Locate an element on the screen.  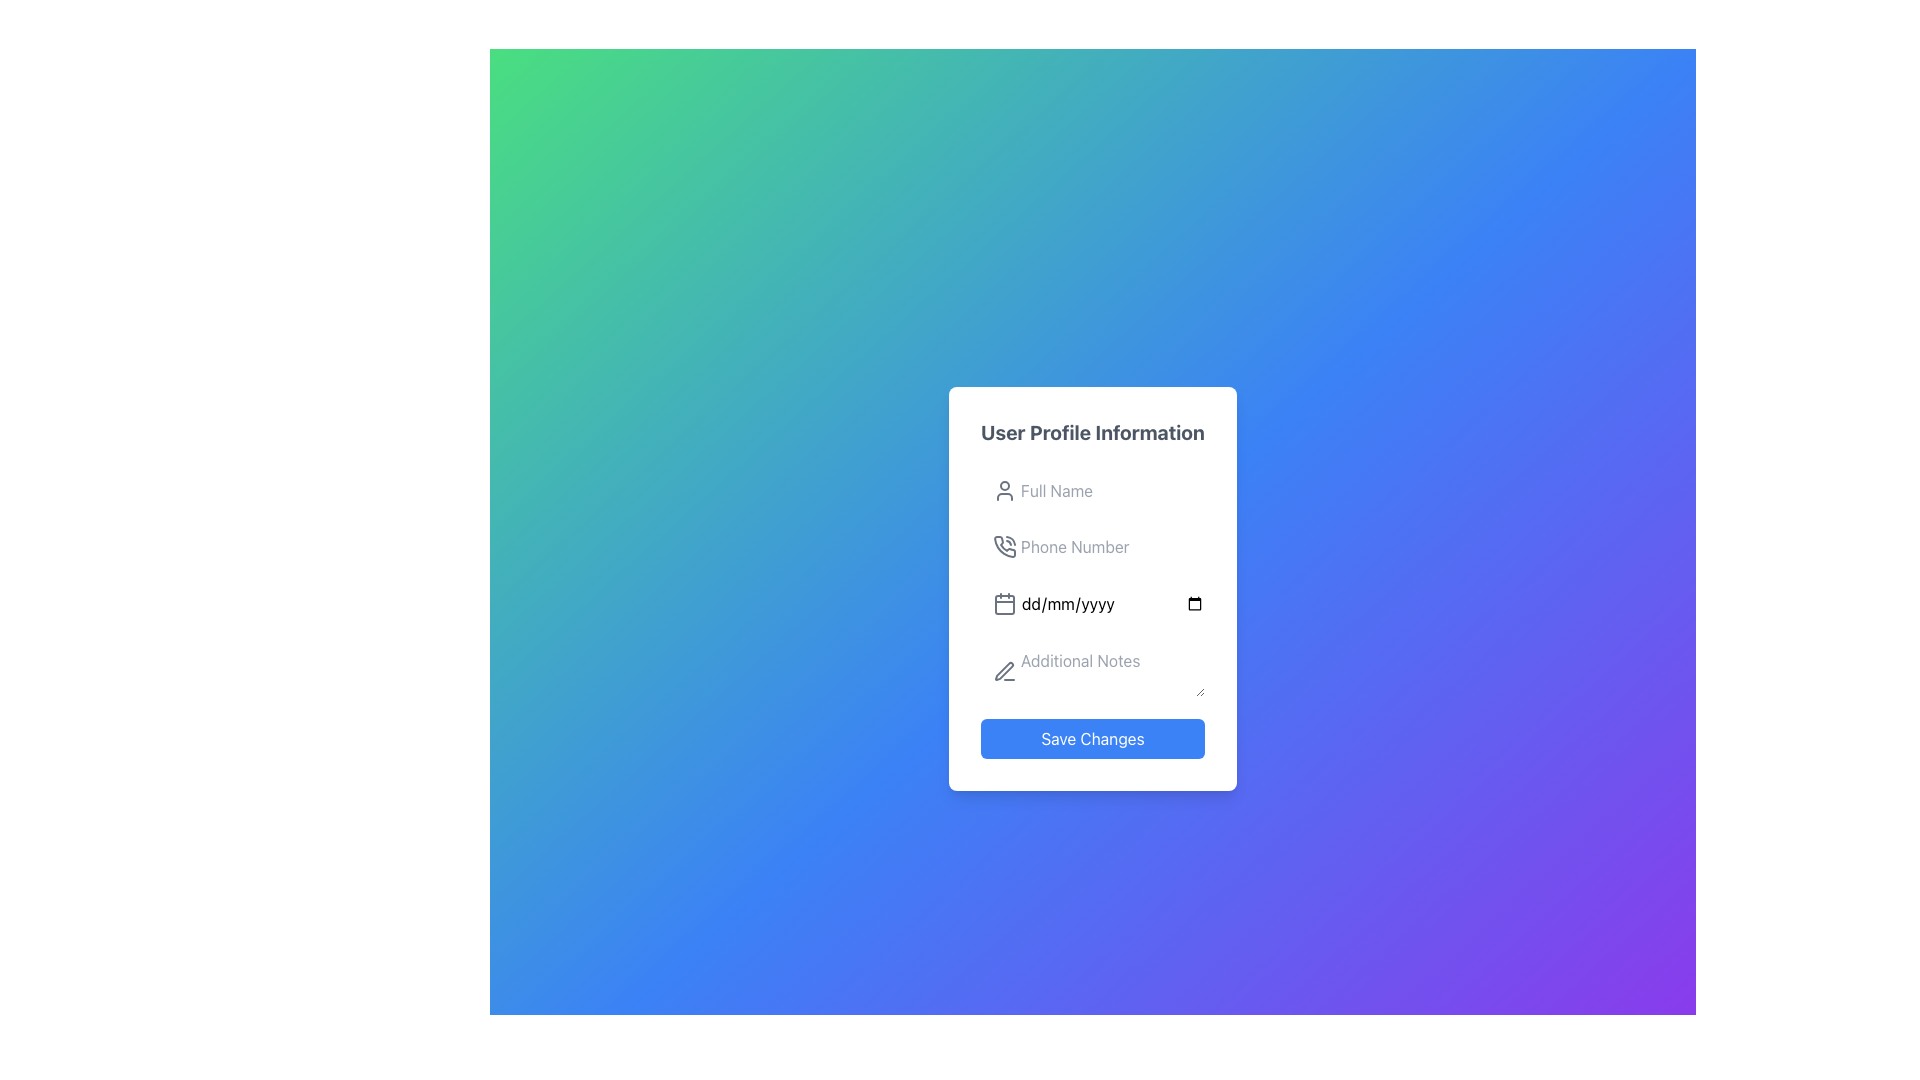
the confirmation button located at the bottom of the form, directly below the 'Additional Notes' input field is located at coordinates (1092, 739).